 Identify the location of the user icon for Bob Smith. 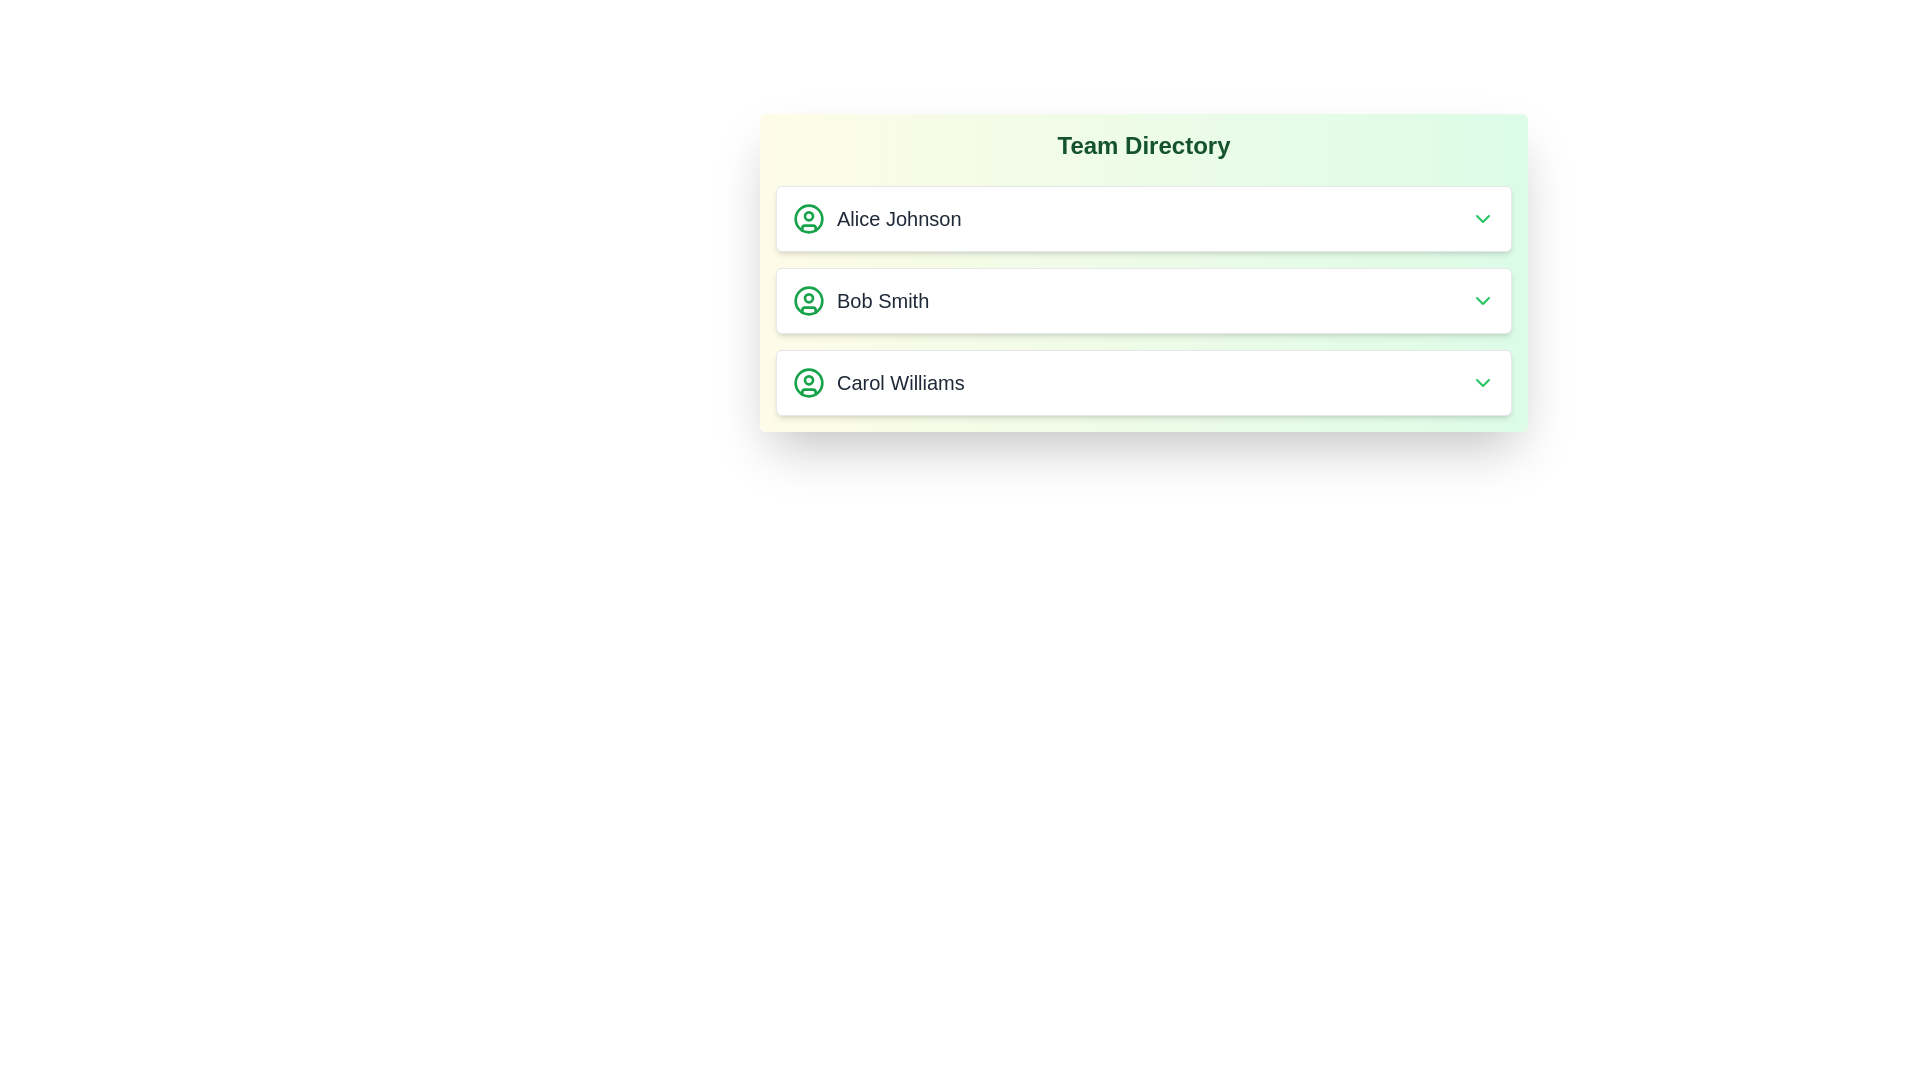
(809, 300).